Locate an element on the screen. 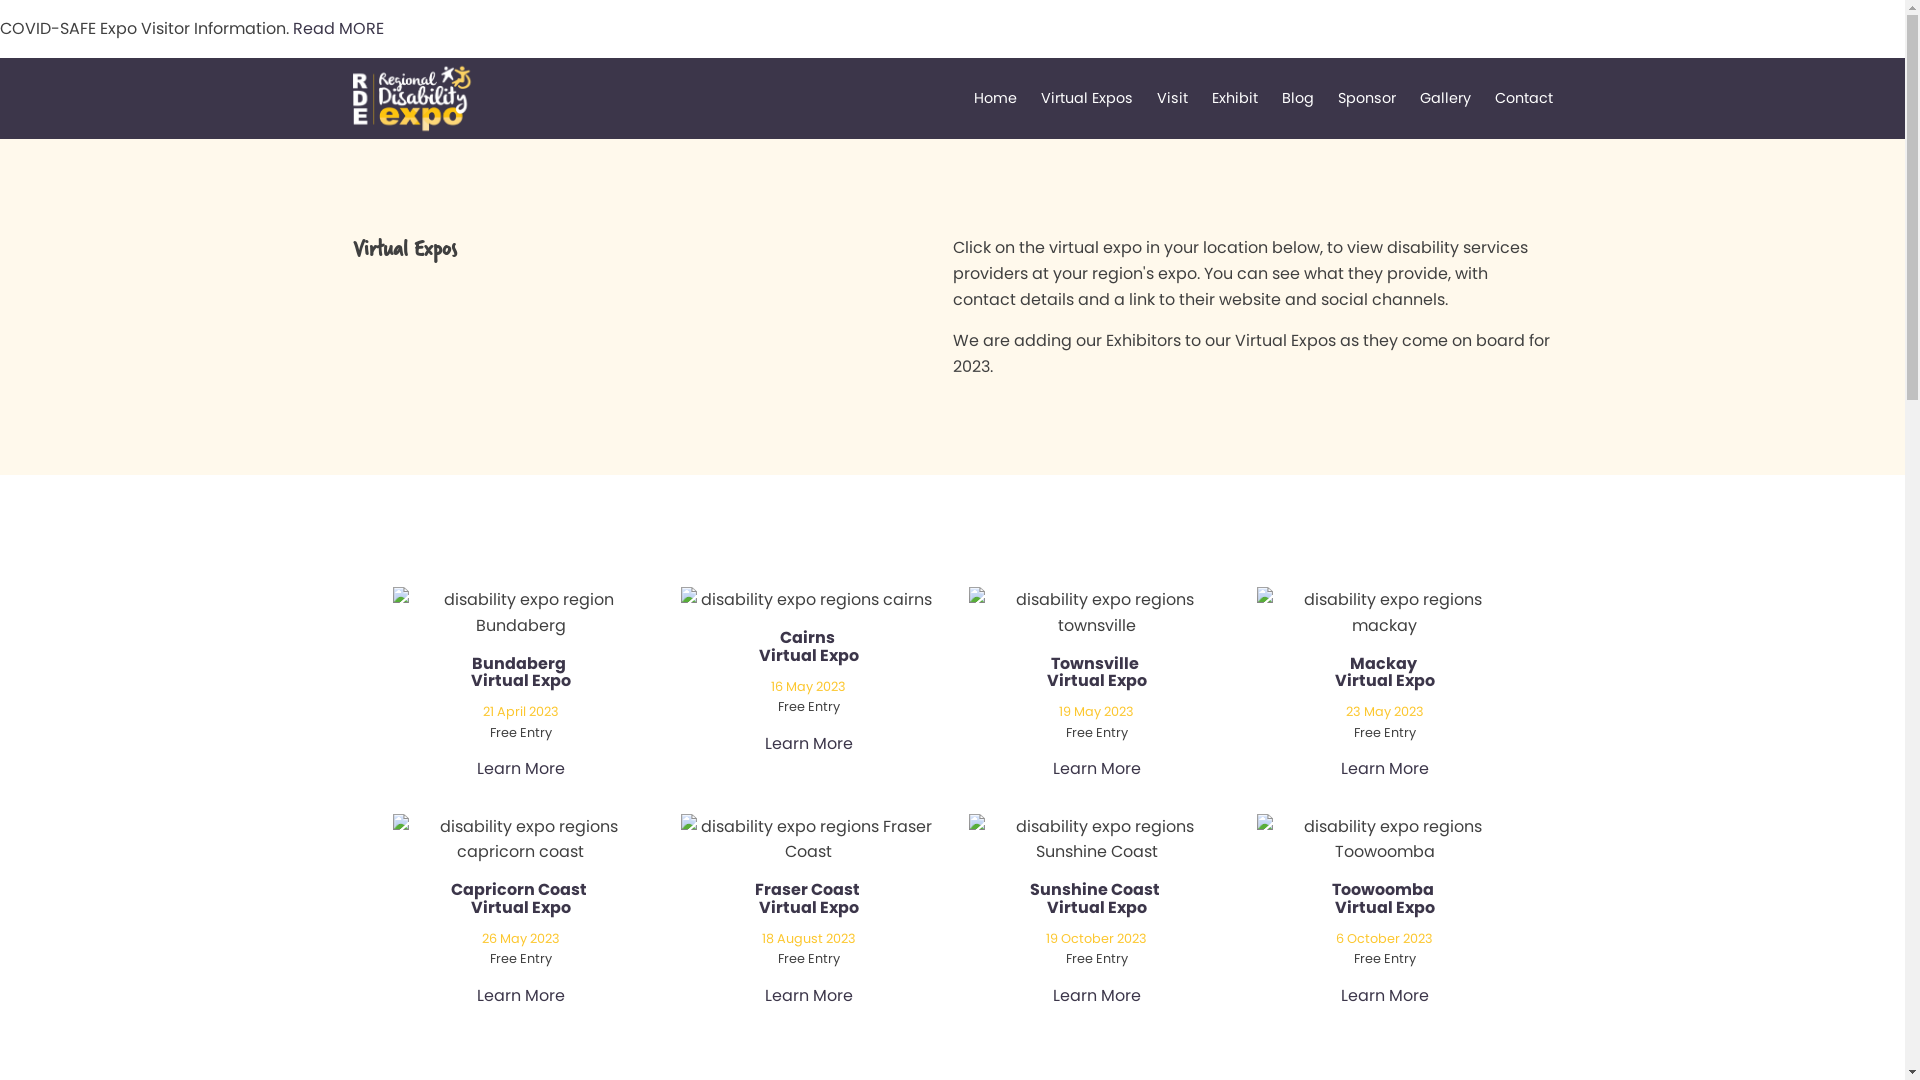 The image size is (1920, 1080). 'Blog' is located at coordinates (1297, 98).